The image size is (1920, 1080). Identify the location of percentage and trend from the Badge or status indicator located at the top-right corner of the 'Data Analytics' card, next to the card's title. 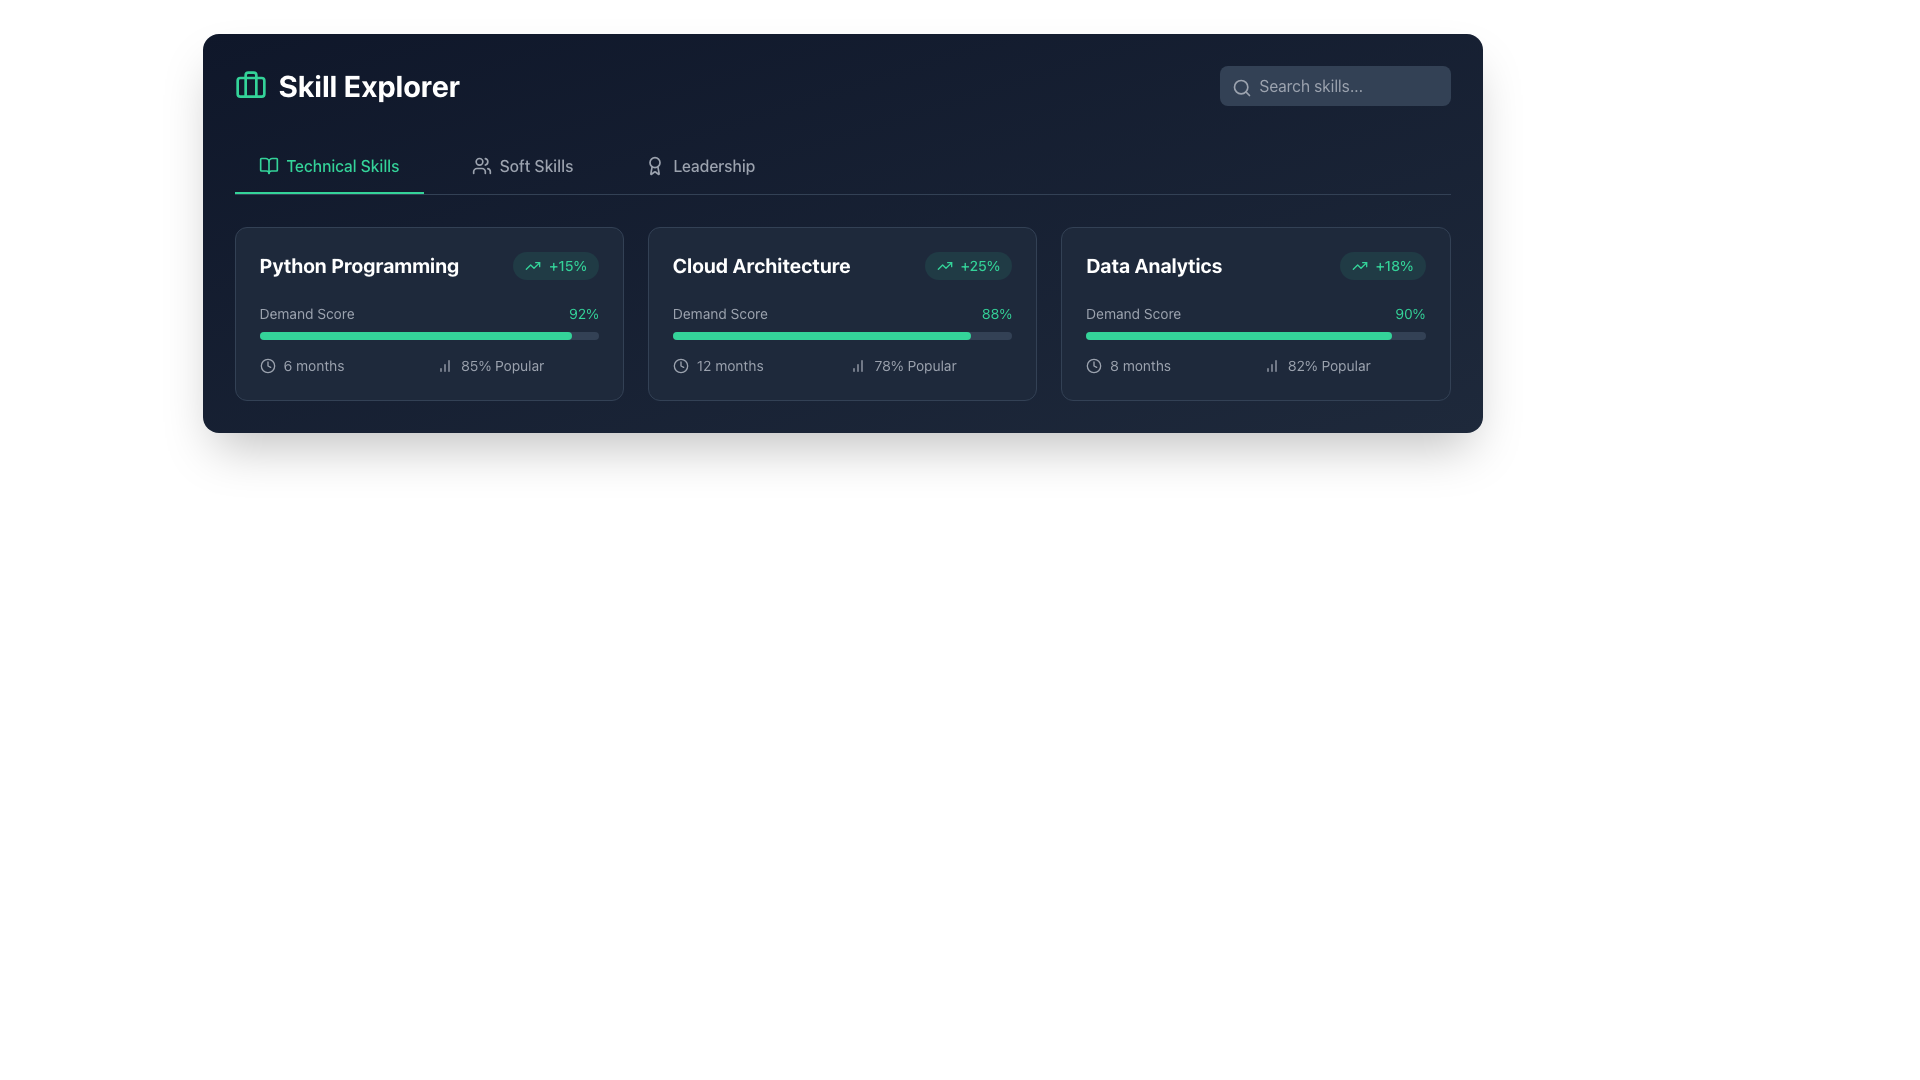
(1381, 265).